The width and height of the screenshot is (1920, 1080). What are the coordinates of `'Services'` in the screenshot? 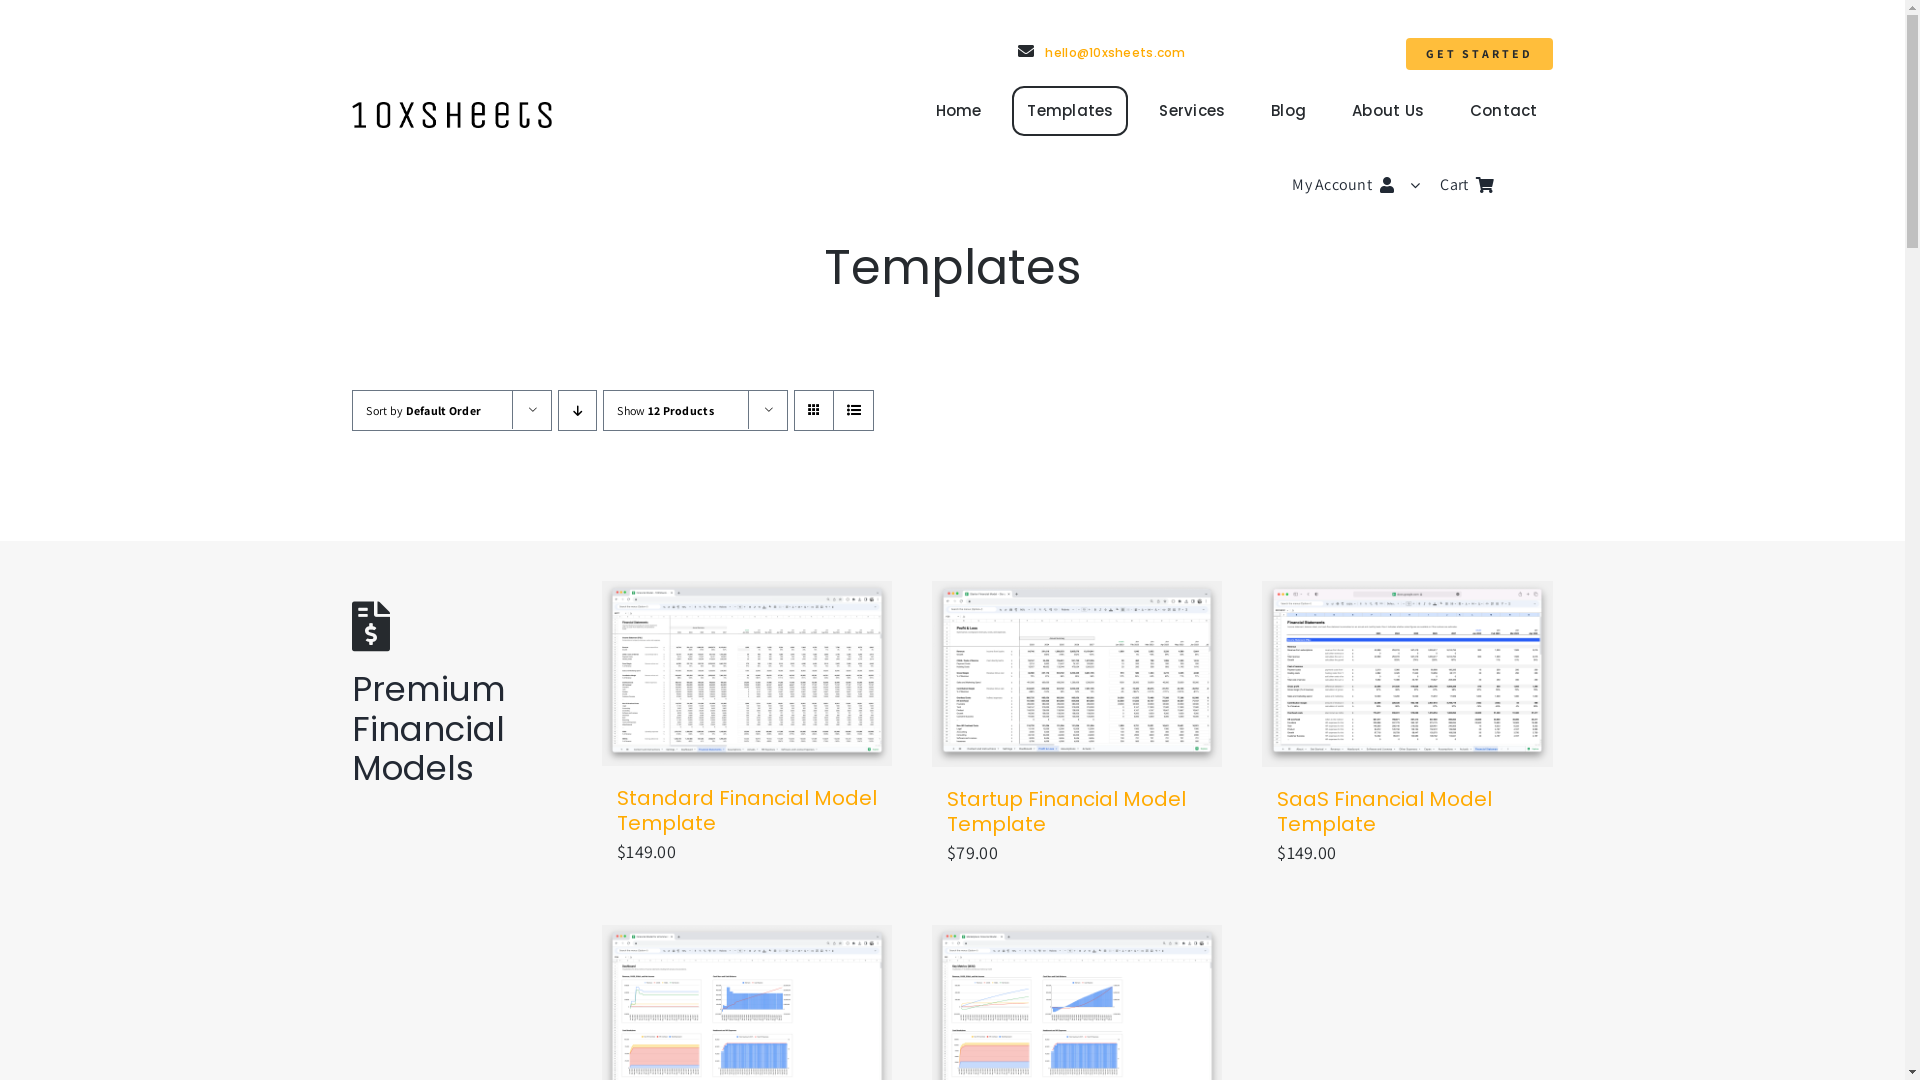 It's located at (1191, 111).